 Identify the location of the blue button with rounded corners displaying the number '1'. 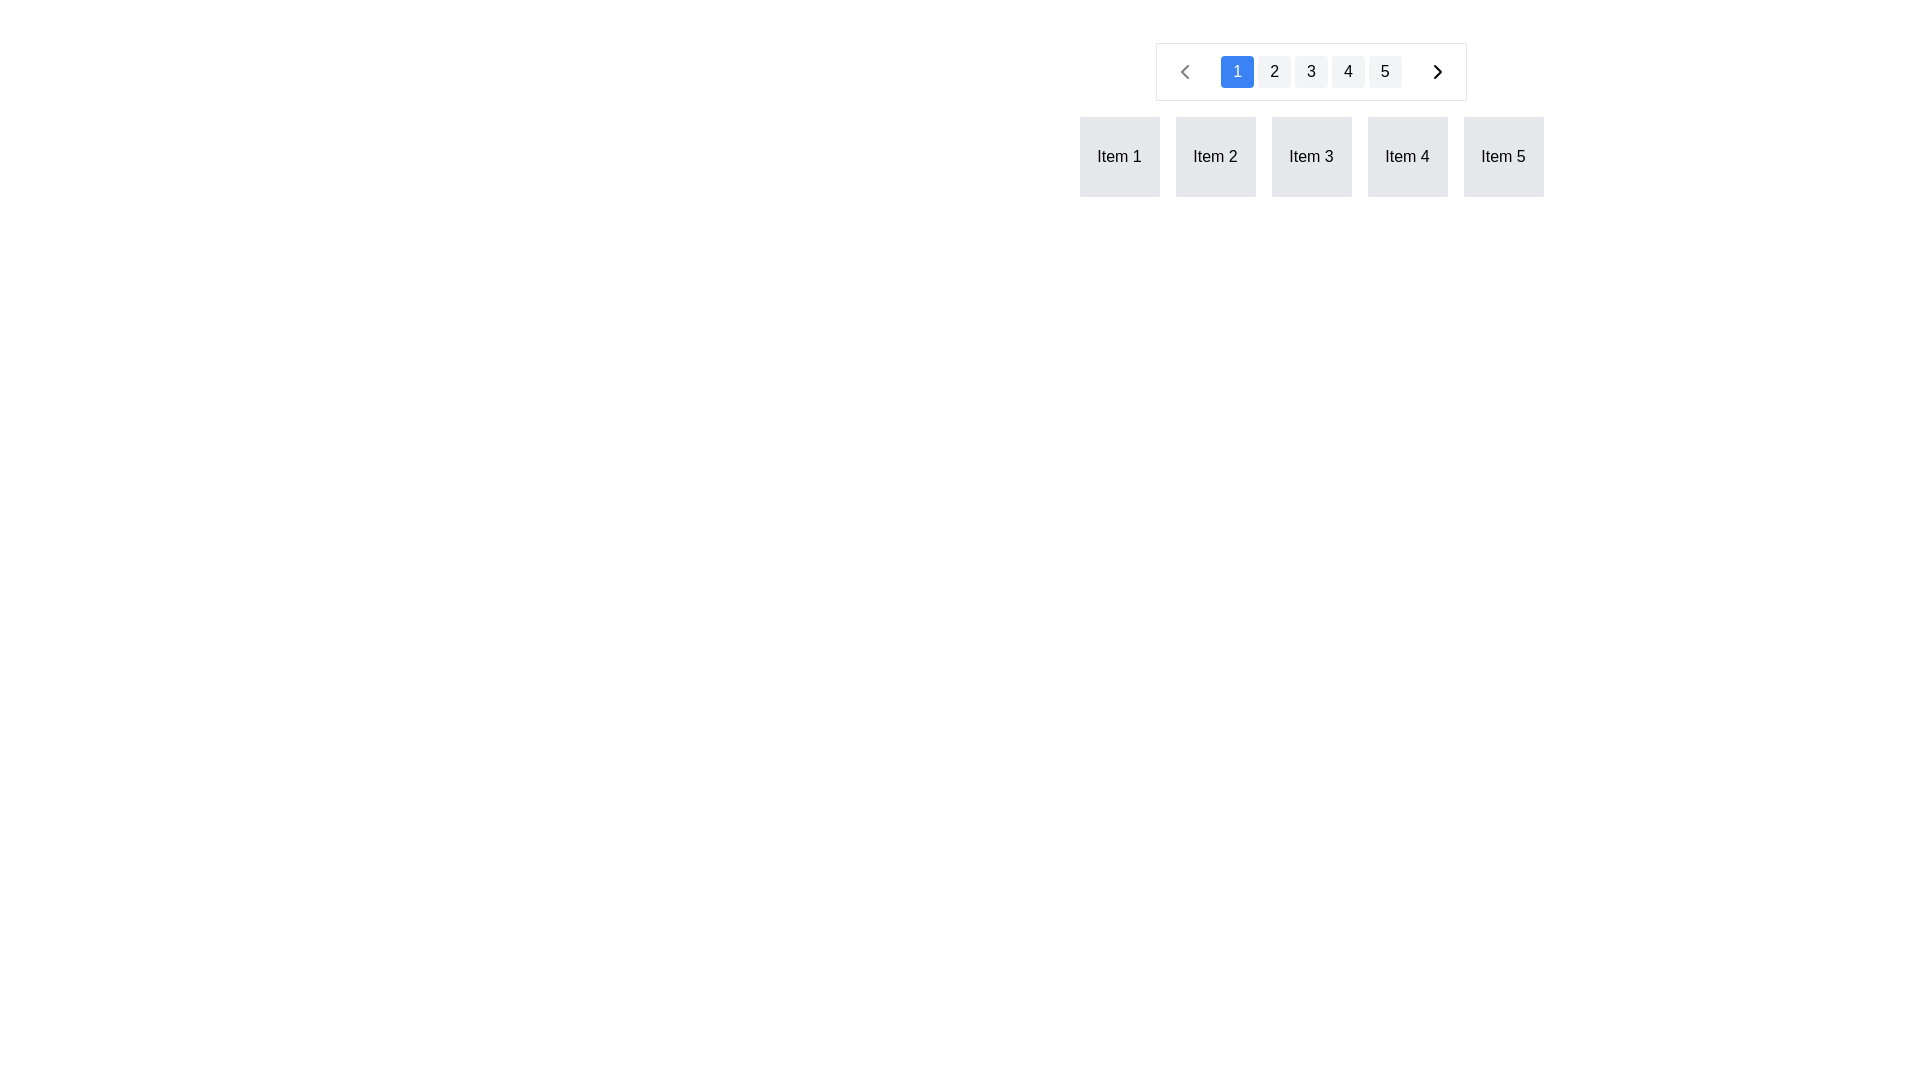
(1236, 71).